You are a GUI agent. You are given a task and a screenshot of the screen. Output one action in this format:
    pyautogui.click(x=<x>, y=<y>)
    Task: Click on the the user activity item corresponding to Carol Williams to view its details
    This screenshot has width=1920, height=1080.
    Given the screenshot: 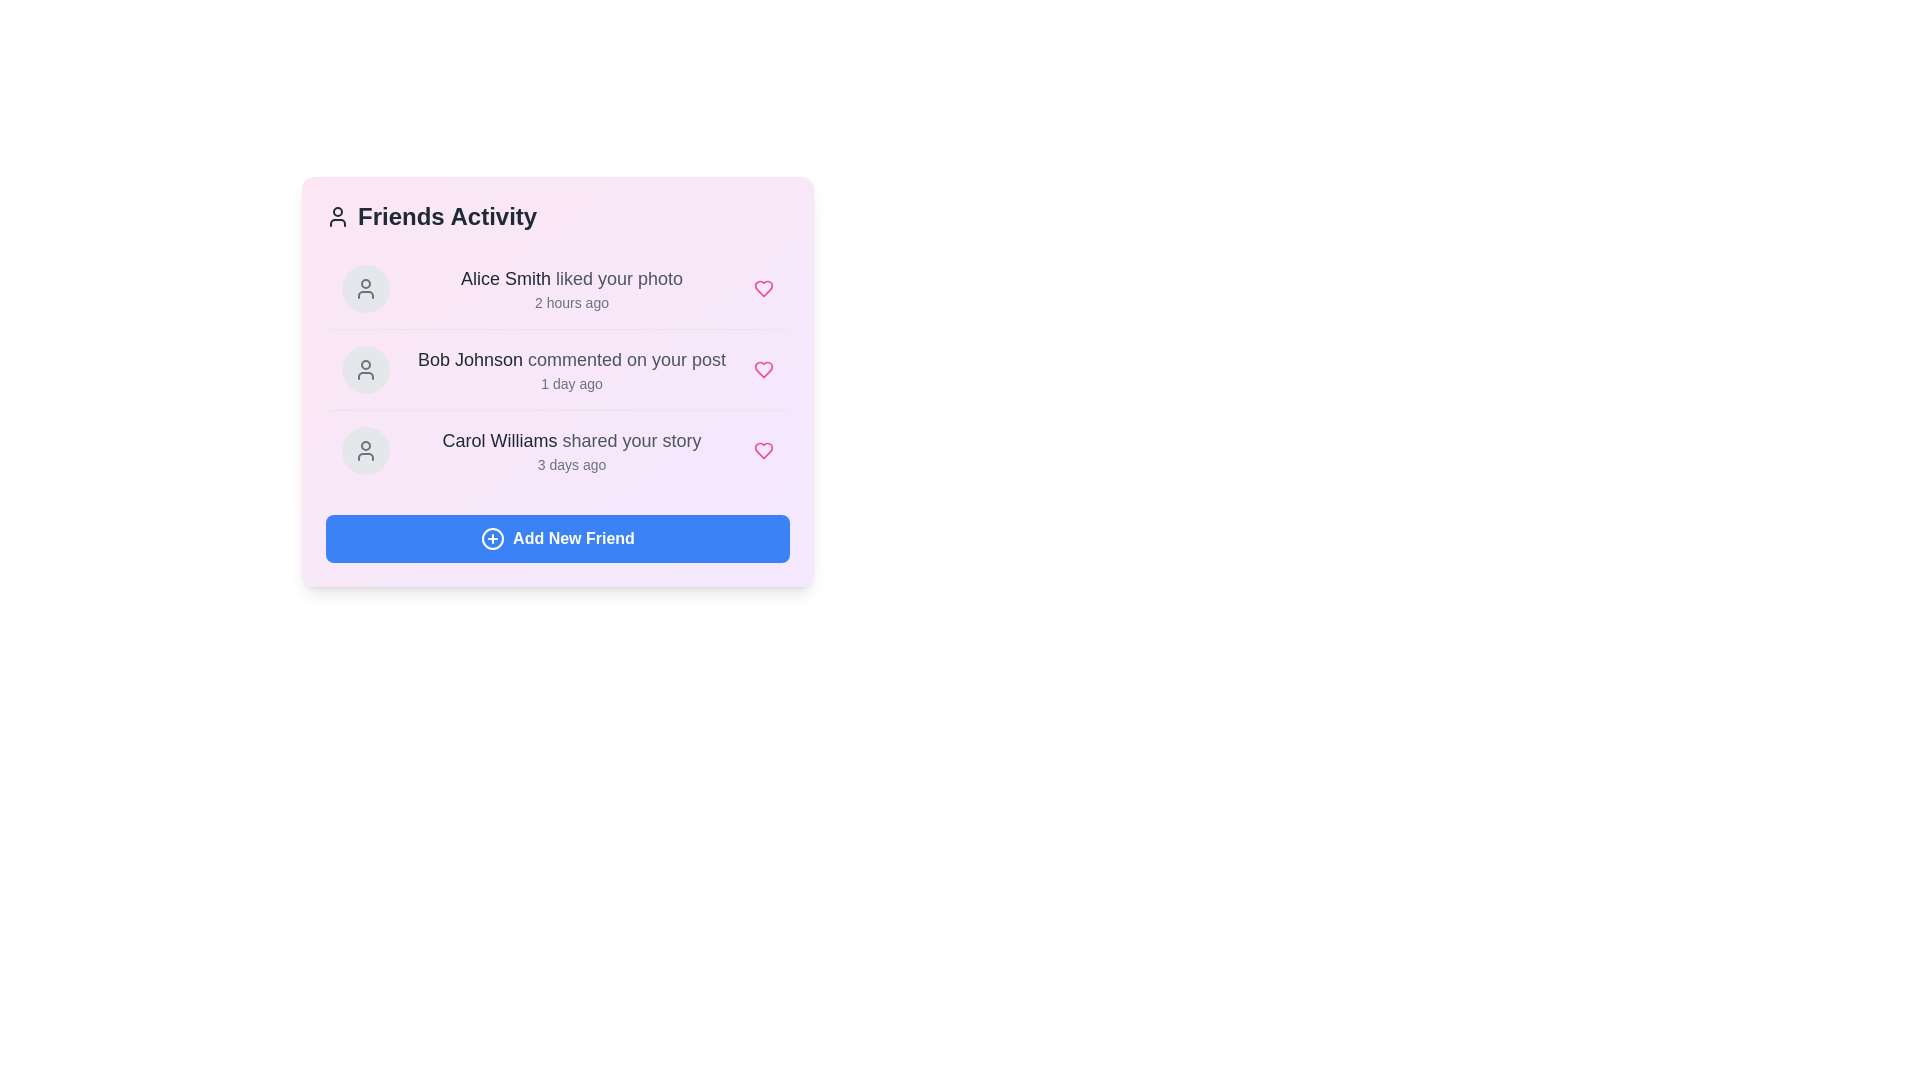 What is the action you would take?
    pyautogui.click(x=557, y=450)
    